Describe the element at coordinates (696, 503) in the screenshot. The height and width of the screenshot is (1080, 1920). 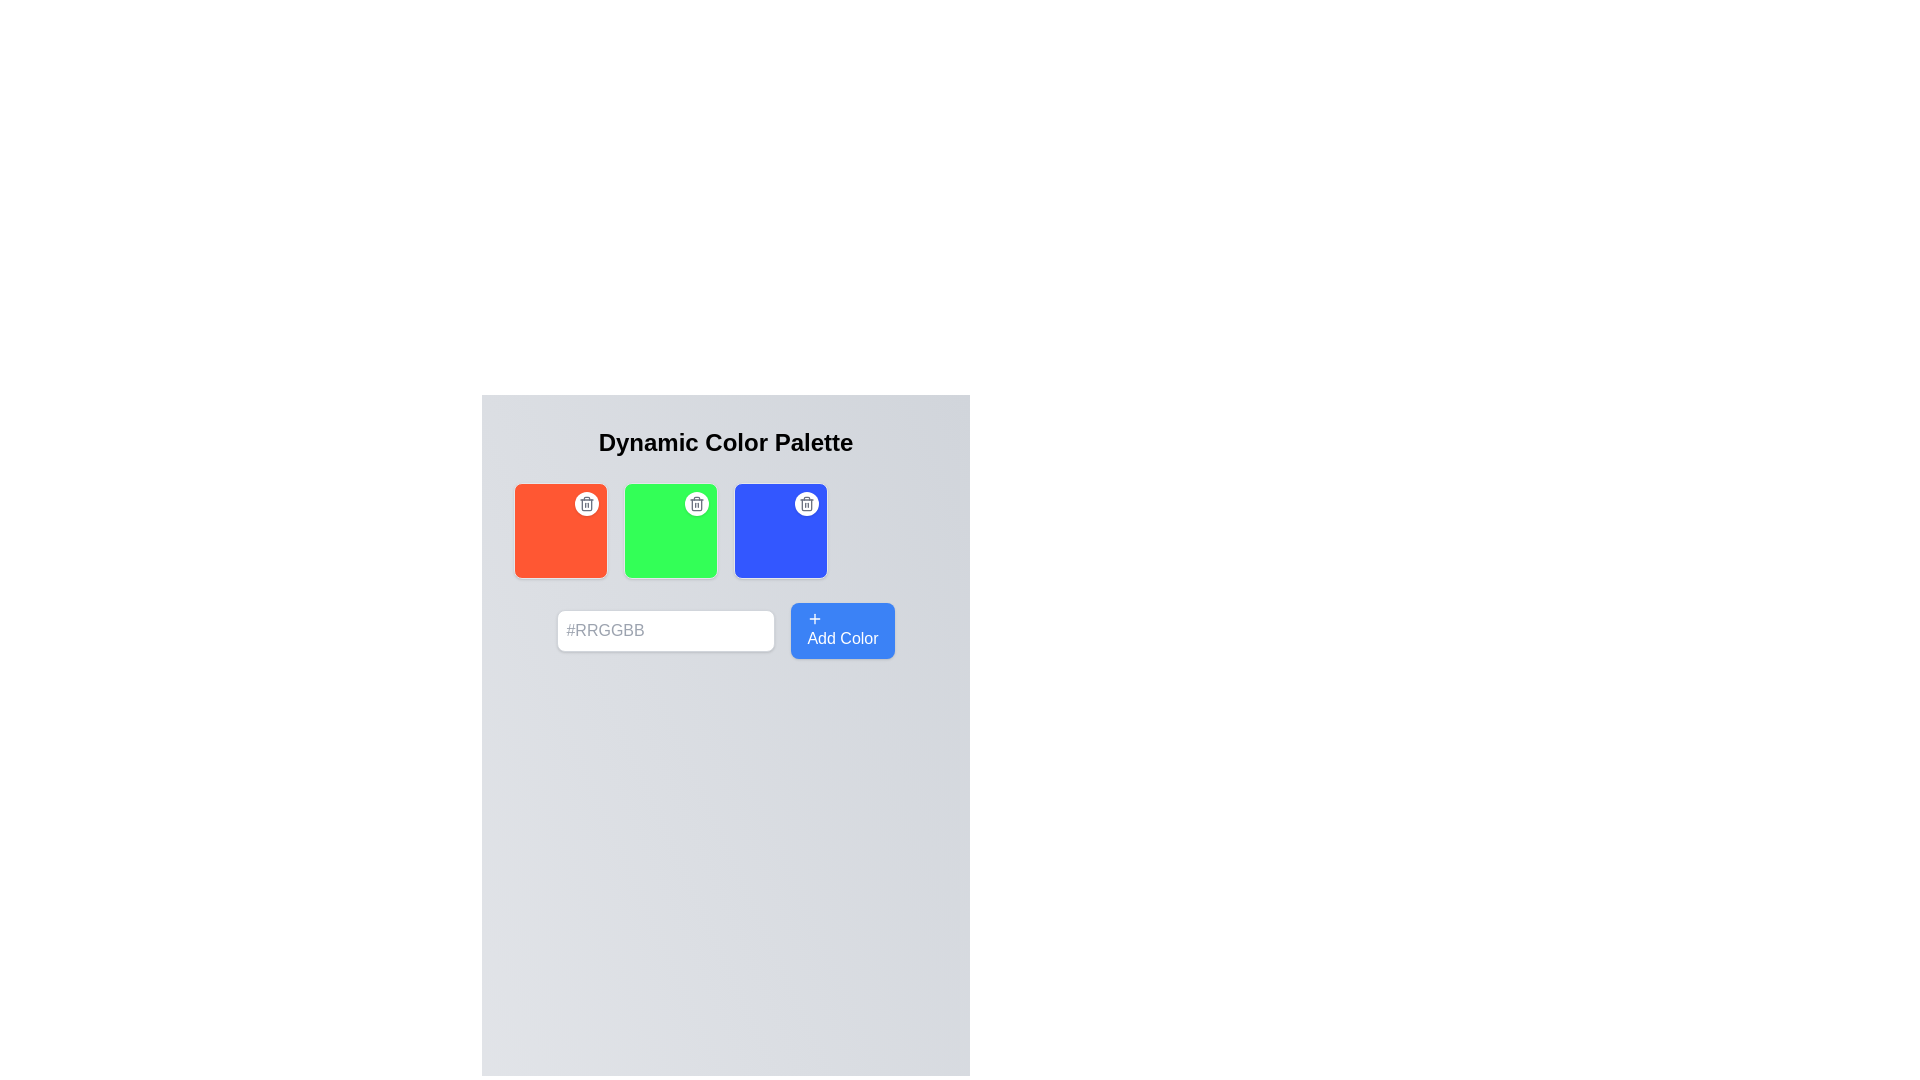
I see `the trash icon within the white circular button located in the top-right corner of the green rectangular element` at that location.